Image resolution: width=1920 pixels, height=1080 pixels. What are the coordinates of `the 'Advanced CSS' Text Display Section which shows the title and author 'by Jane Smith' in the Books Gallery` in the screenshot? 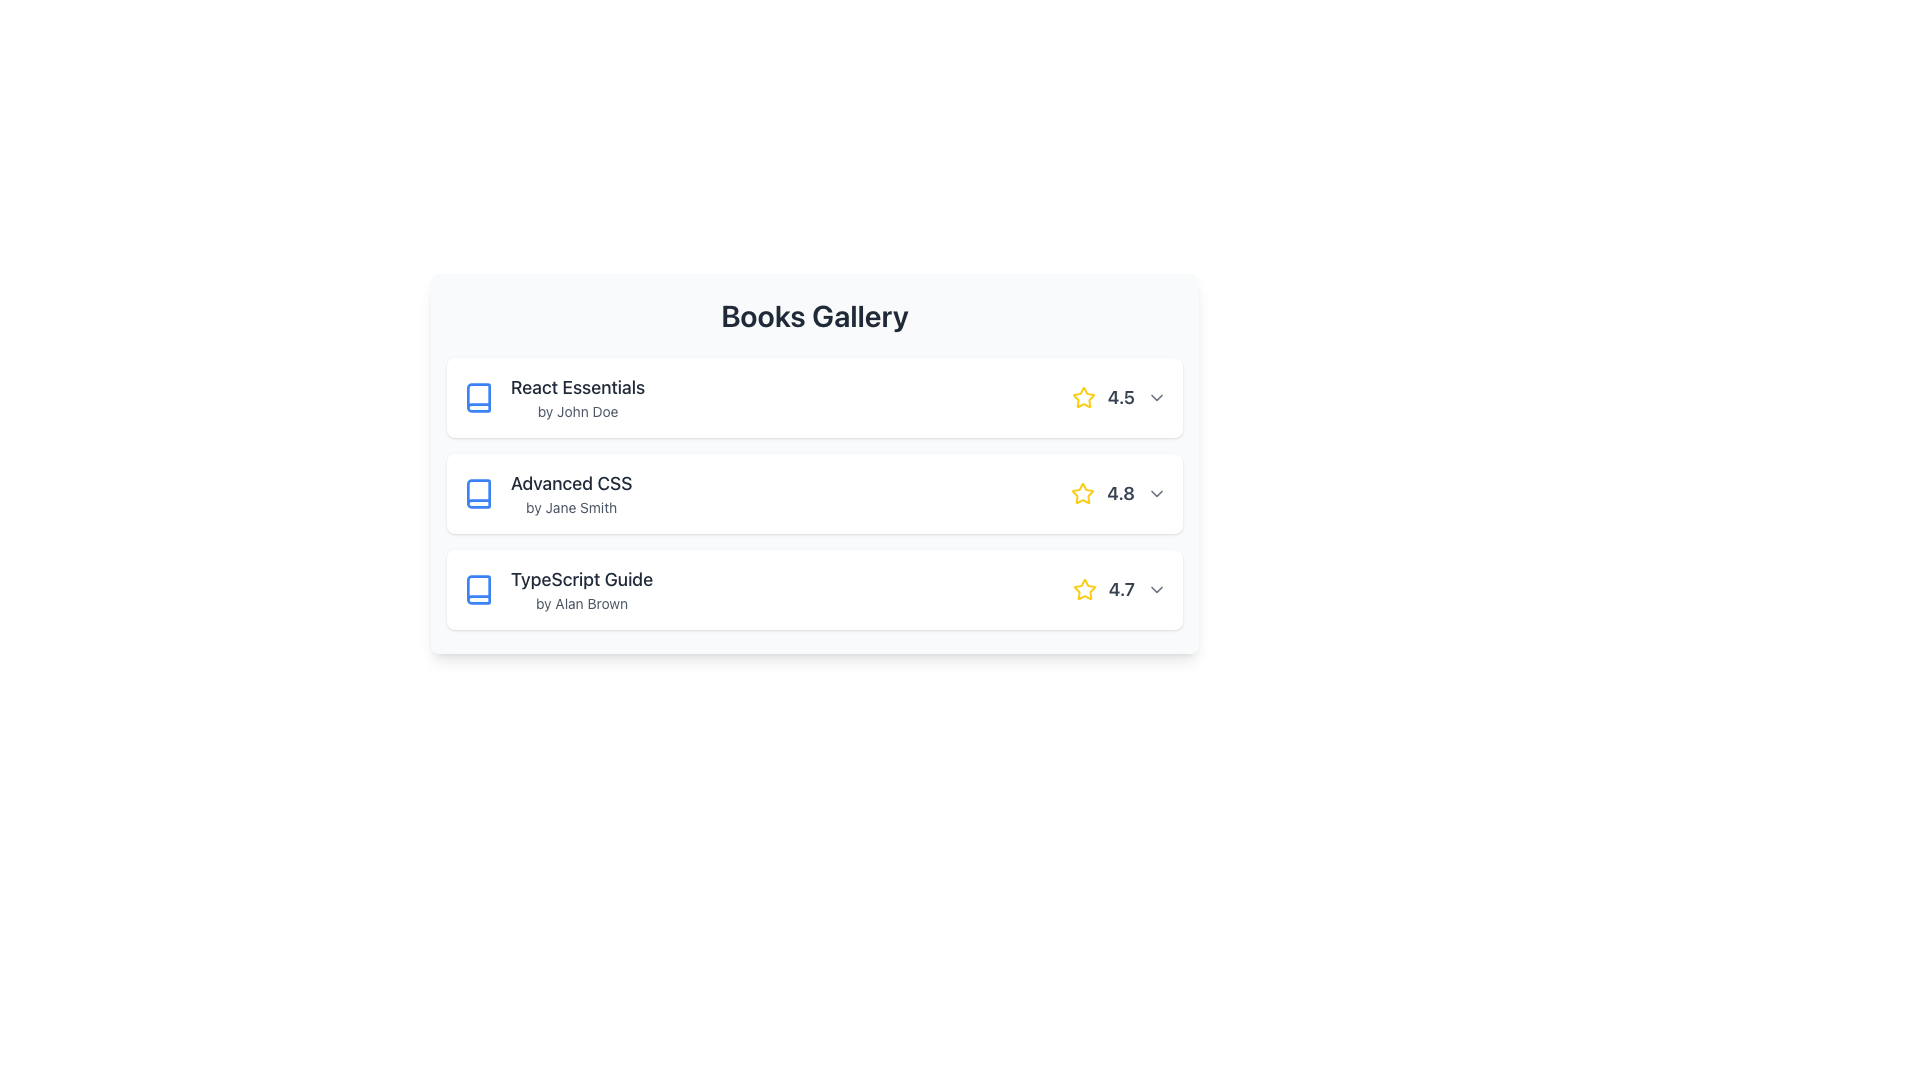 It's located at (570, 493).